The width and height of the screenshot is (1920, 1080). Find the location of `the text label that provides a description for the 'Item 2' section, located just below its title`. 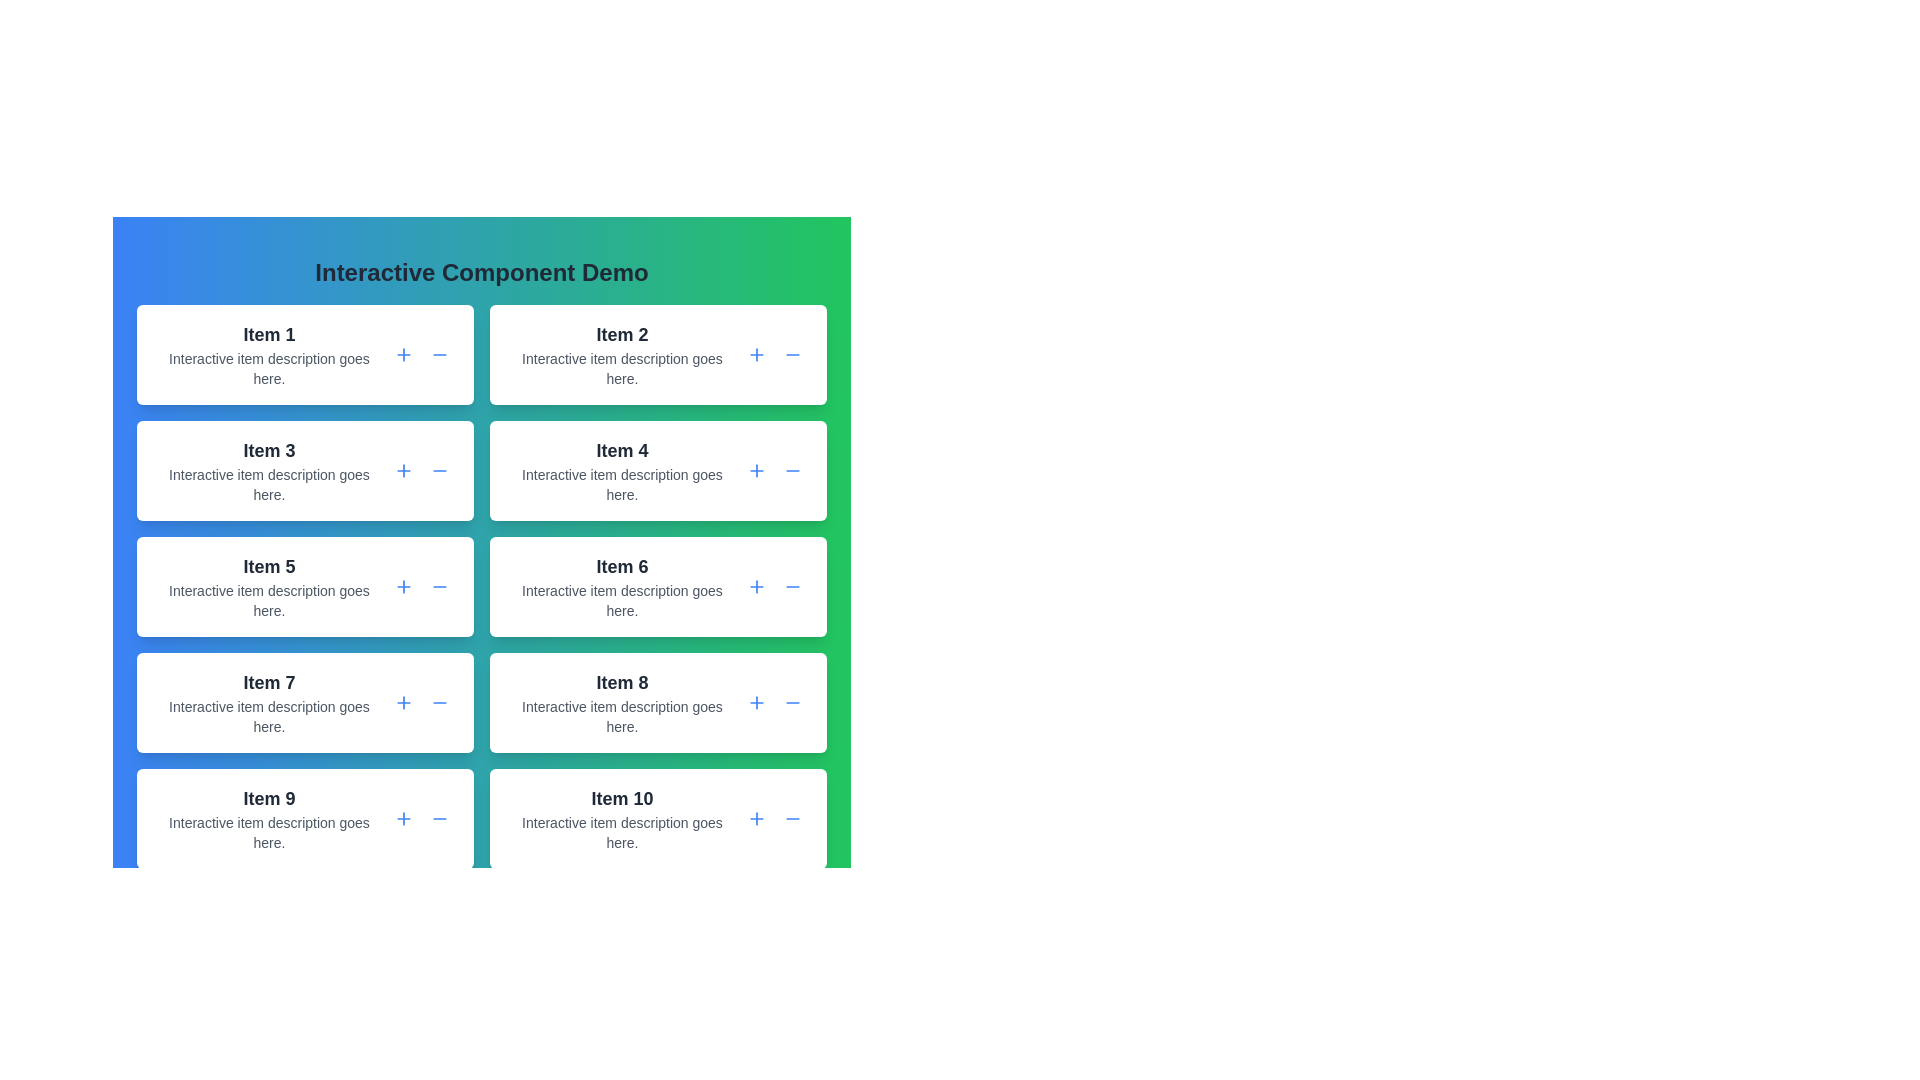

the text label that provides a description for the 'Item 2' section, located just below its title is located at coordinates (621, 369).